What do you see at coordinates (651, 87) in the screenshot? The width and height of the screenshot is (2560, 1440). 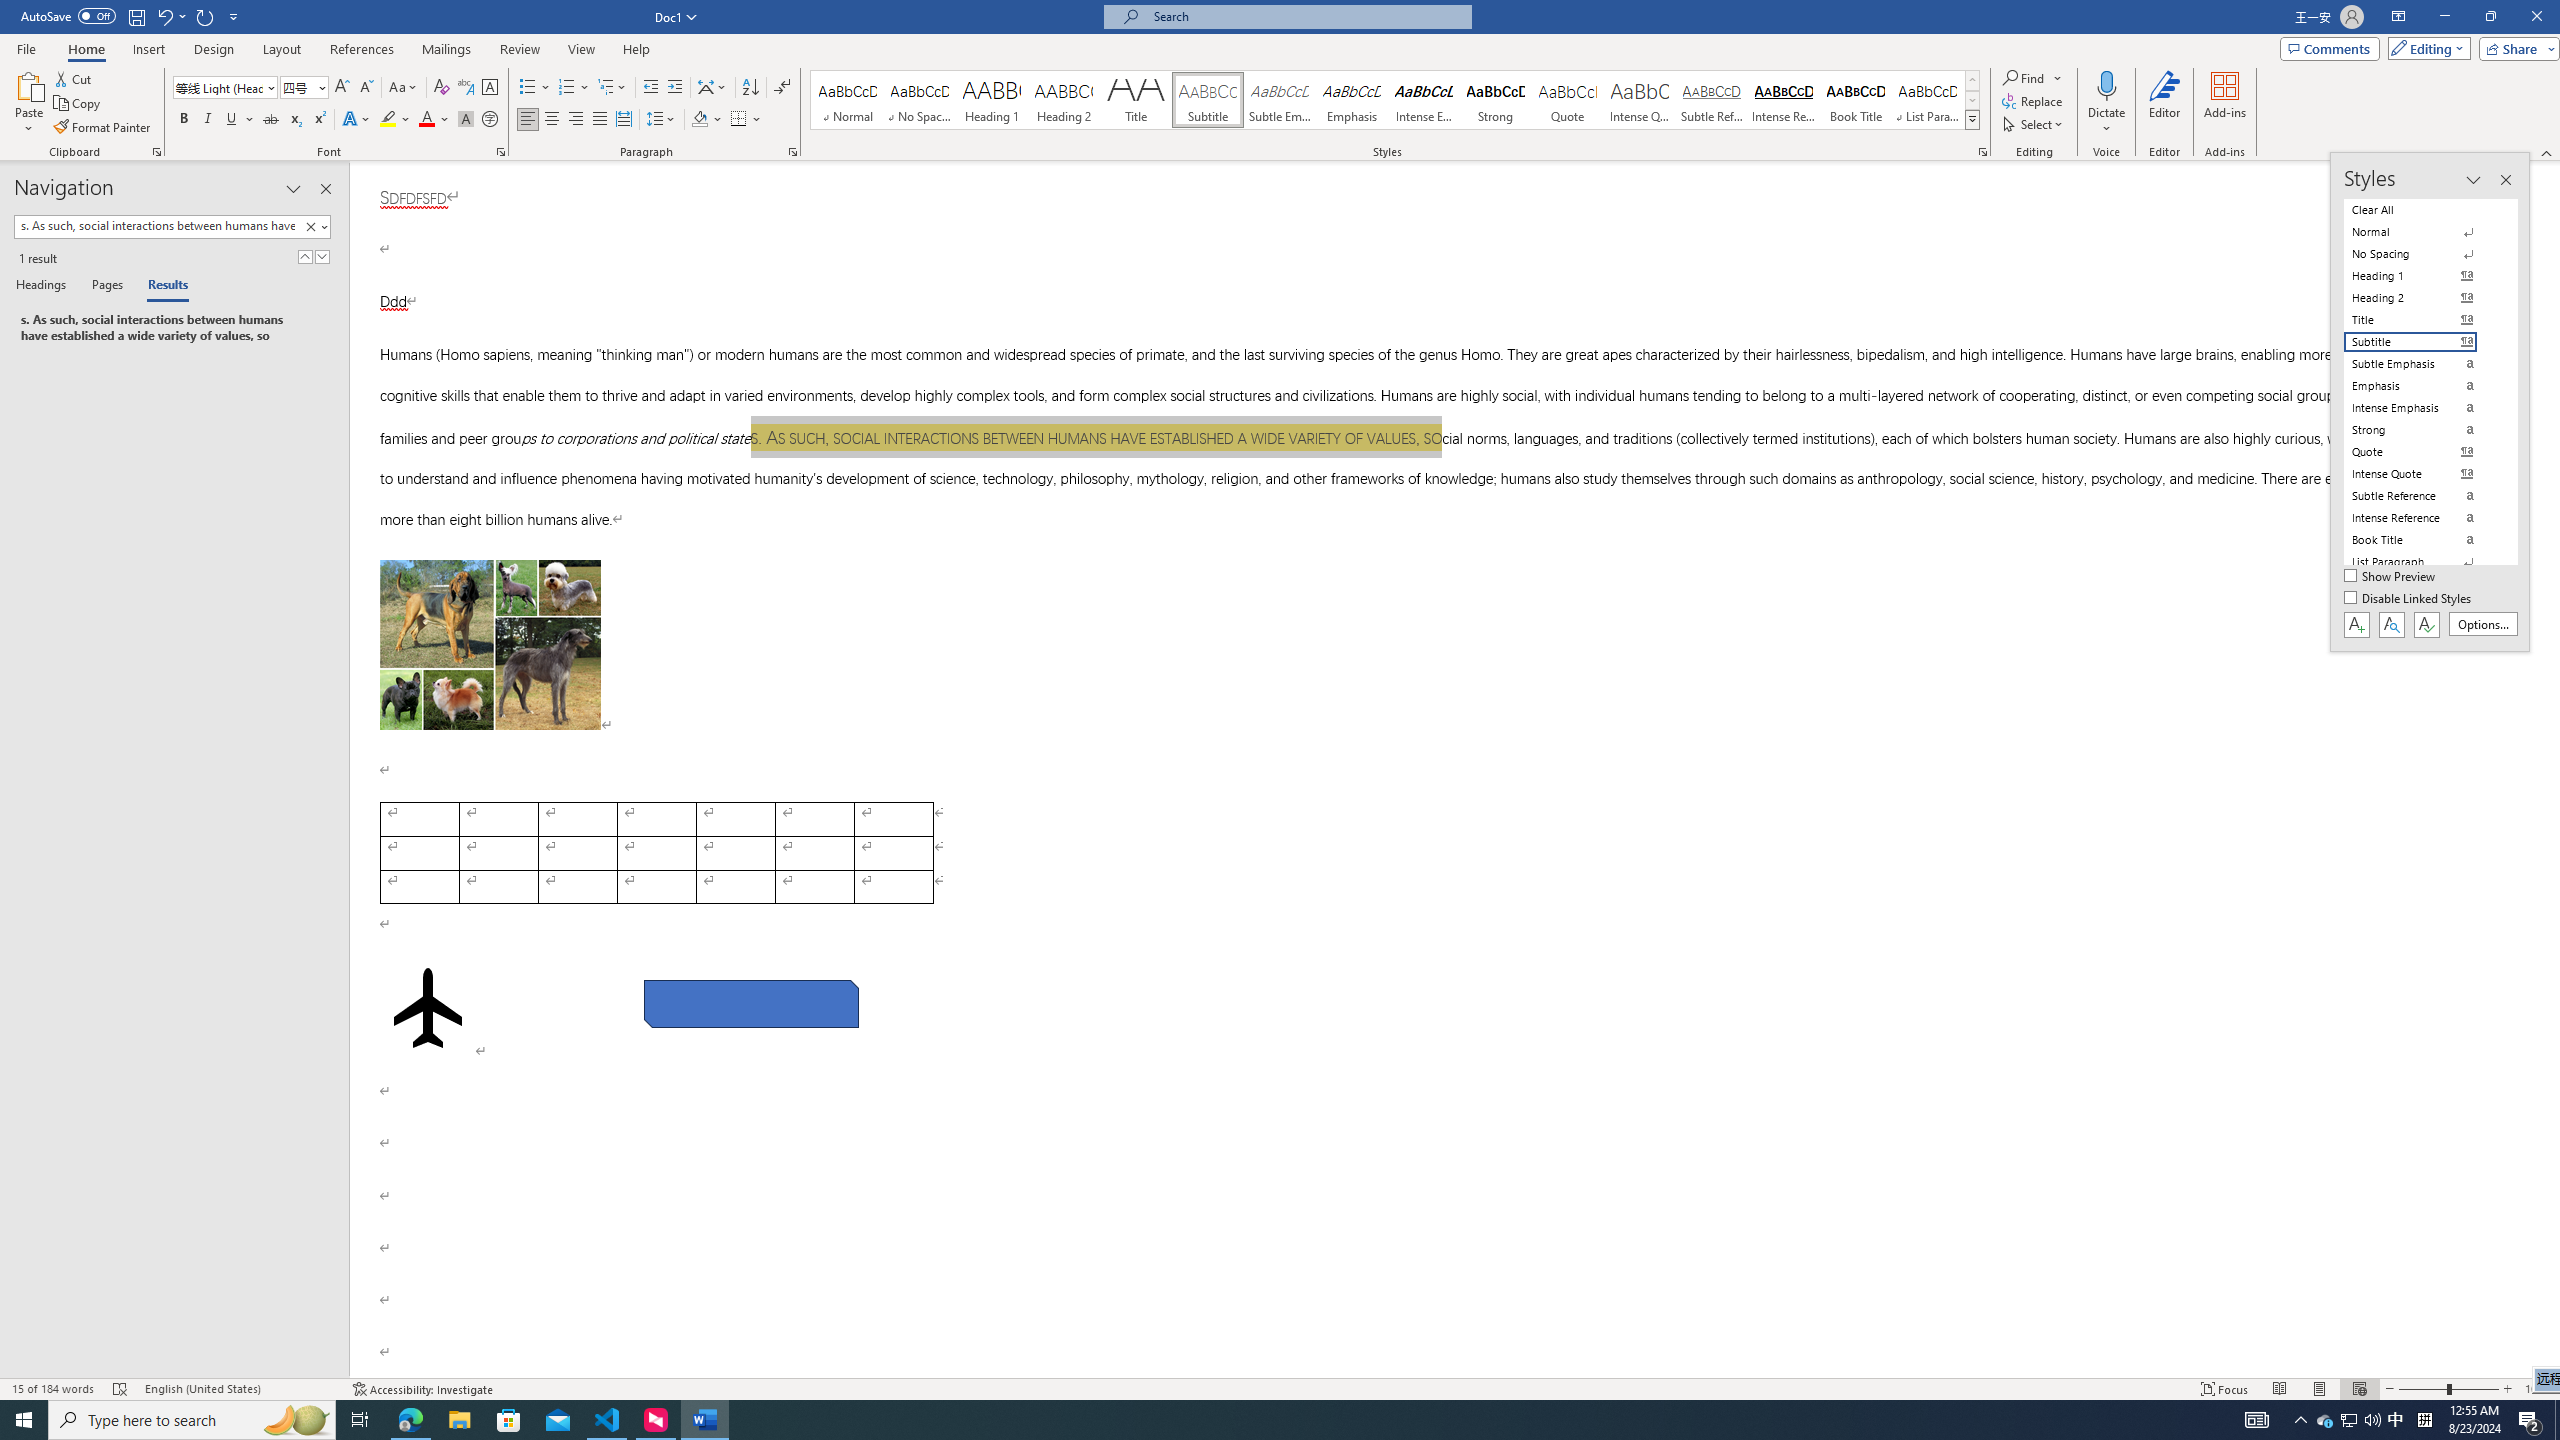 I see `'Decrease Indent'` at bounding box center [651, 87].